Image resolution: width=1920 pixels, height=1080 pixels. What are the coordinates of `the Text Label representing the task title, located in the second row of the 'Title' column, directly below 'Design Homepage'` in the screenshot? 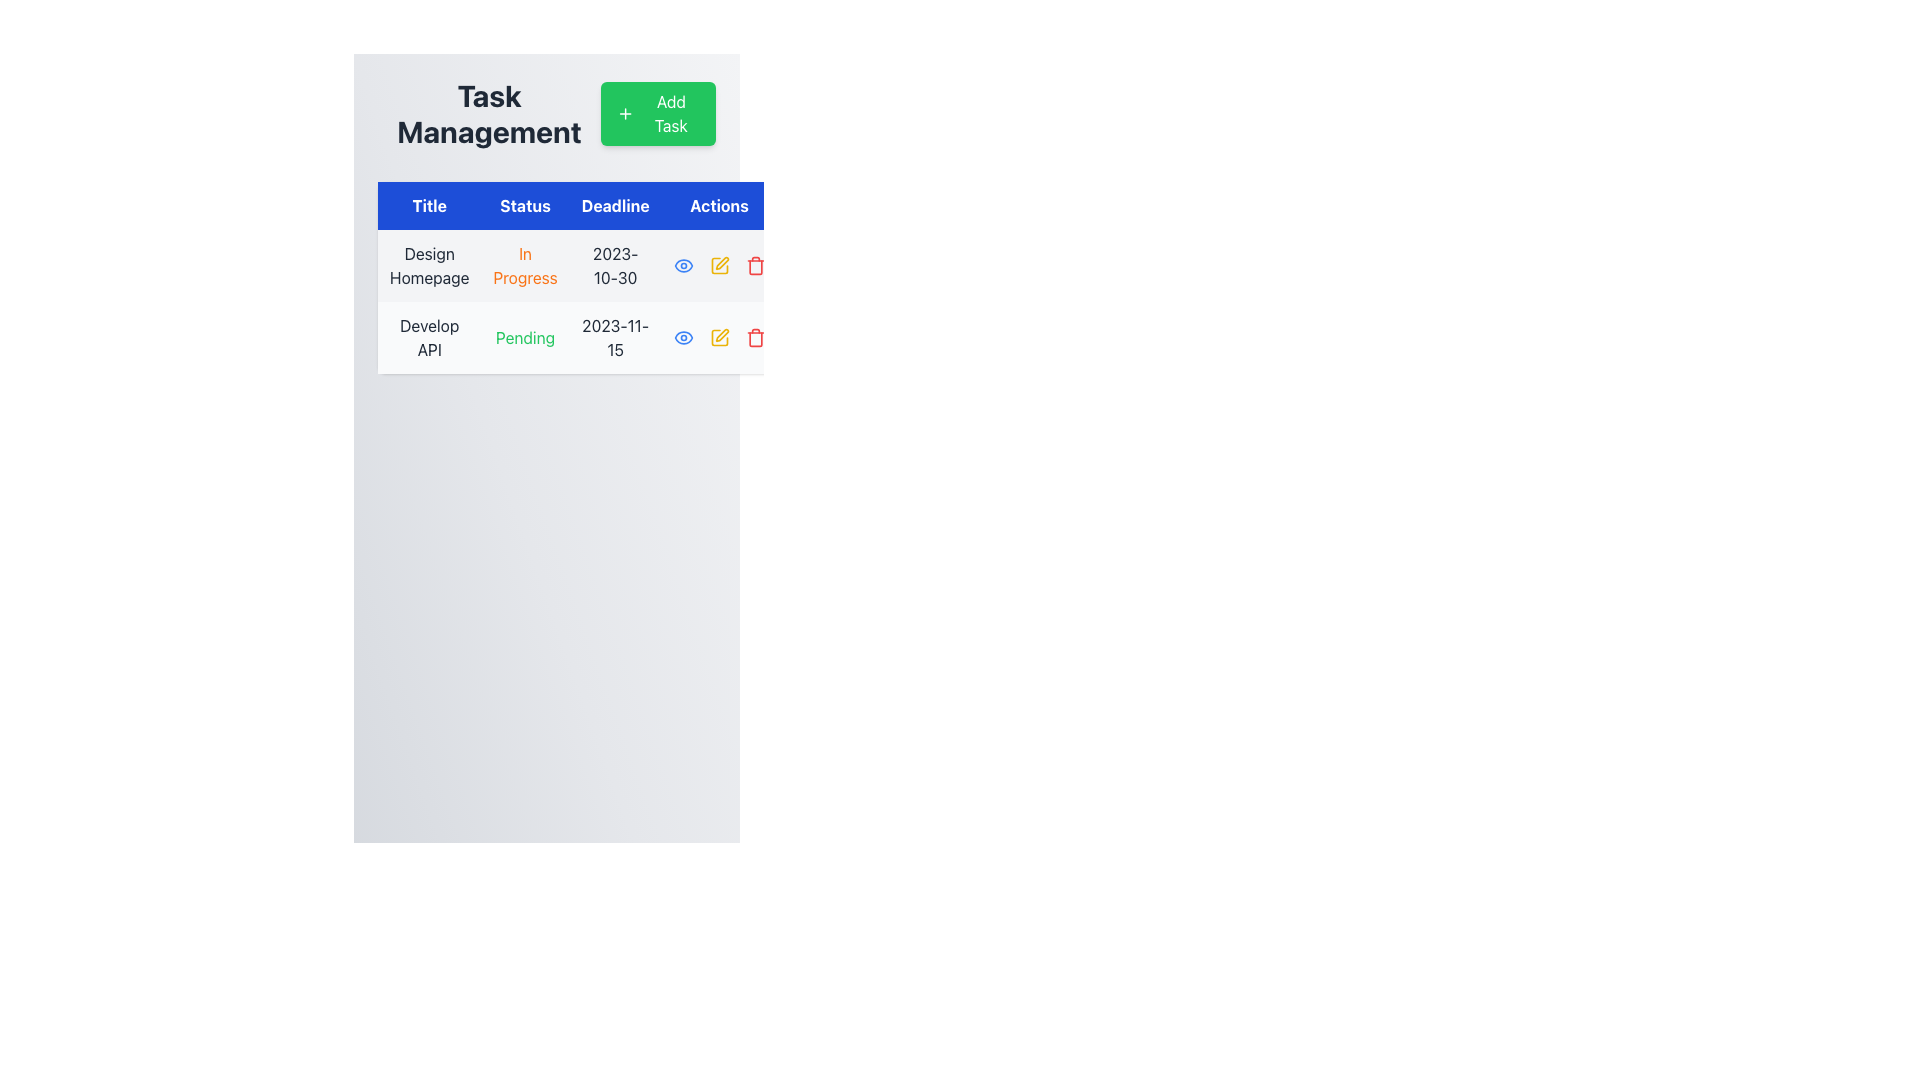 It's located at (428, 337).